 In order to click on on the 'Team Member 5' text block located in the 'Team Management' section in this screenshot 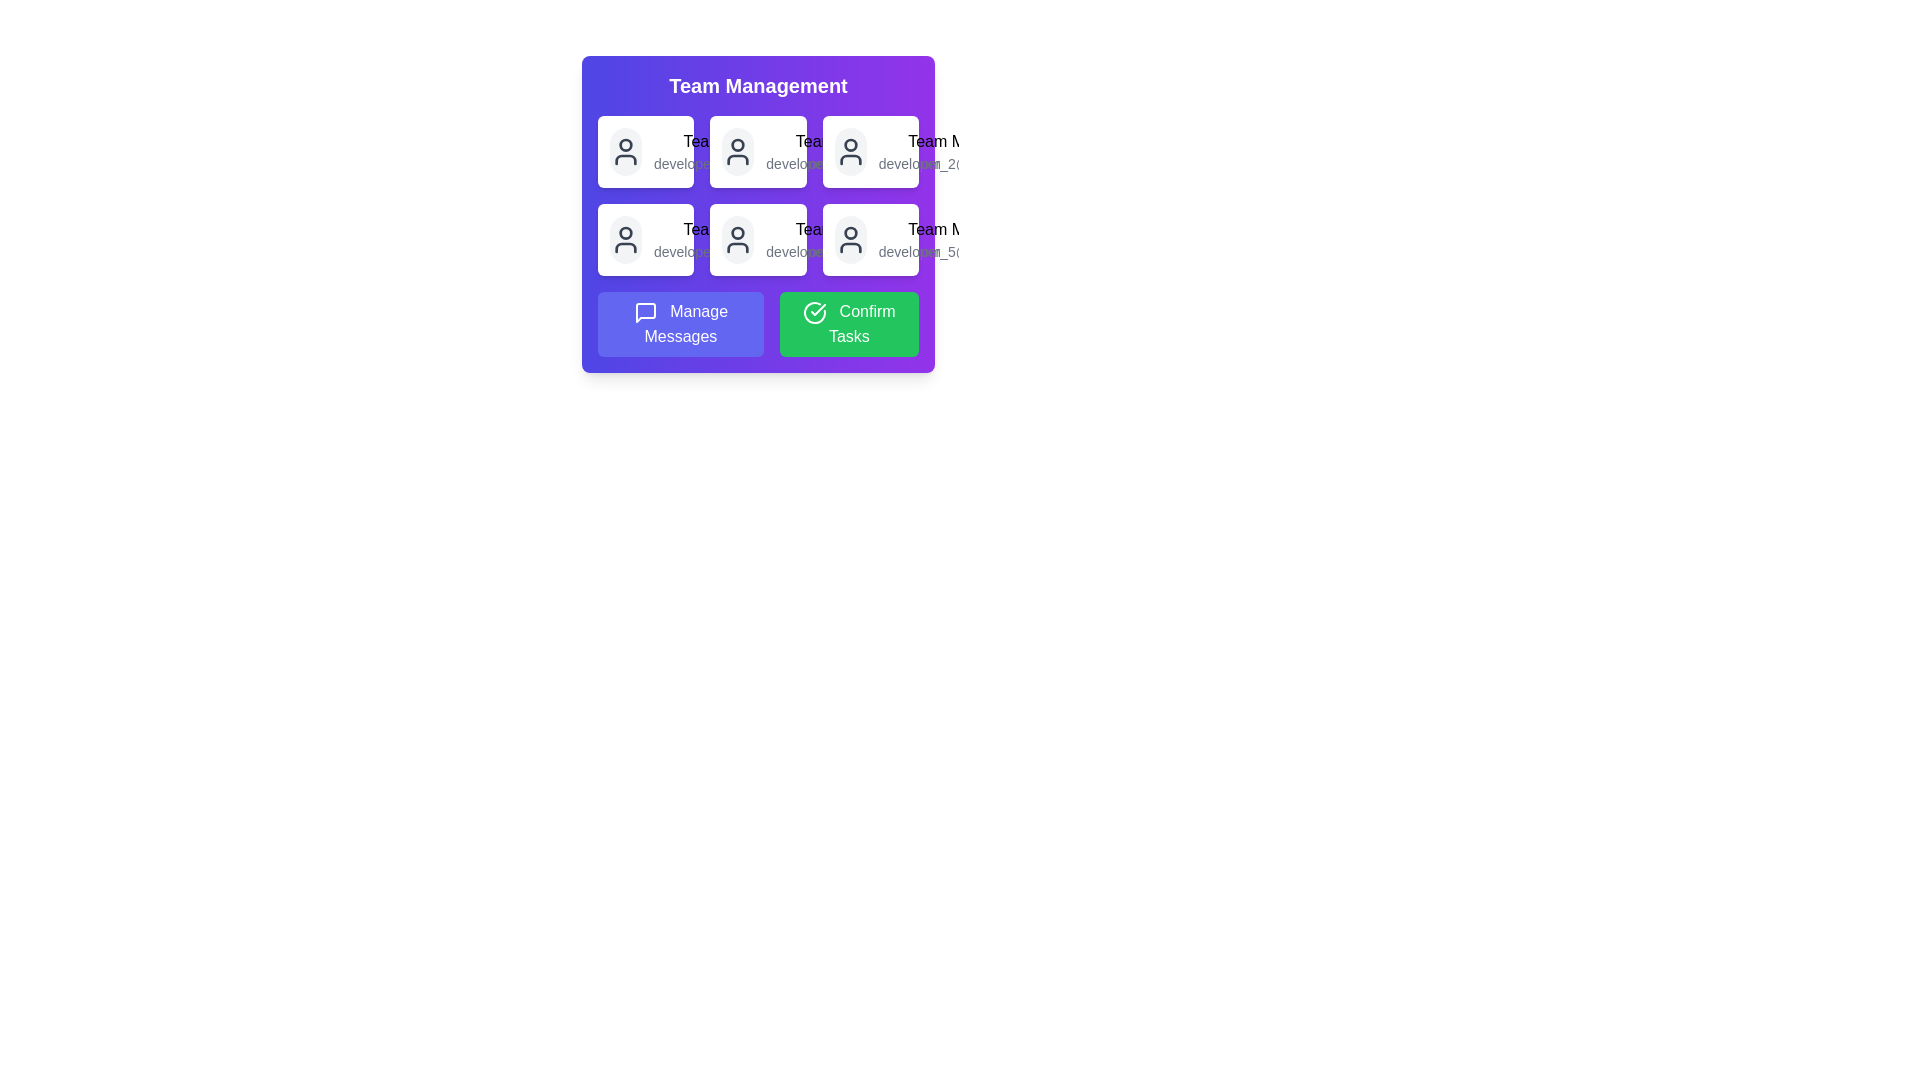, I will do `click(853, 238)`.